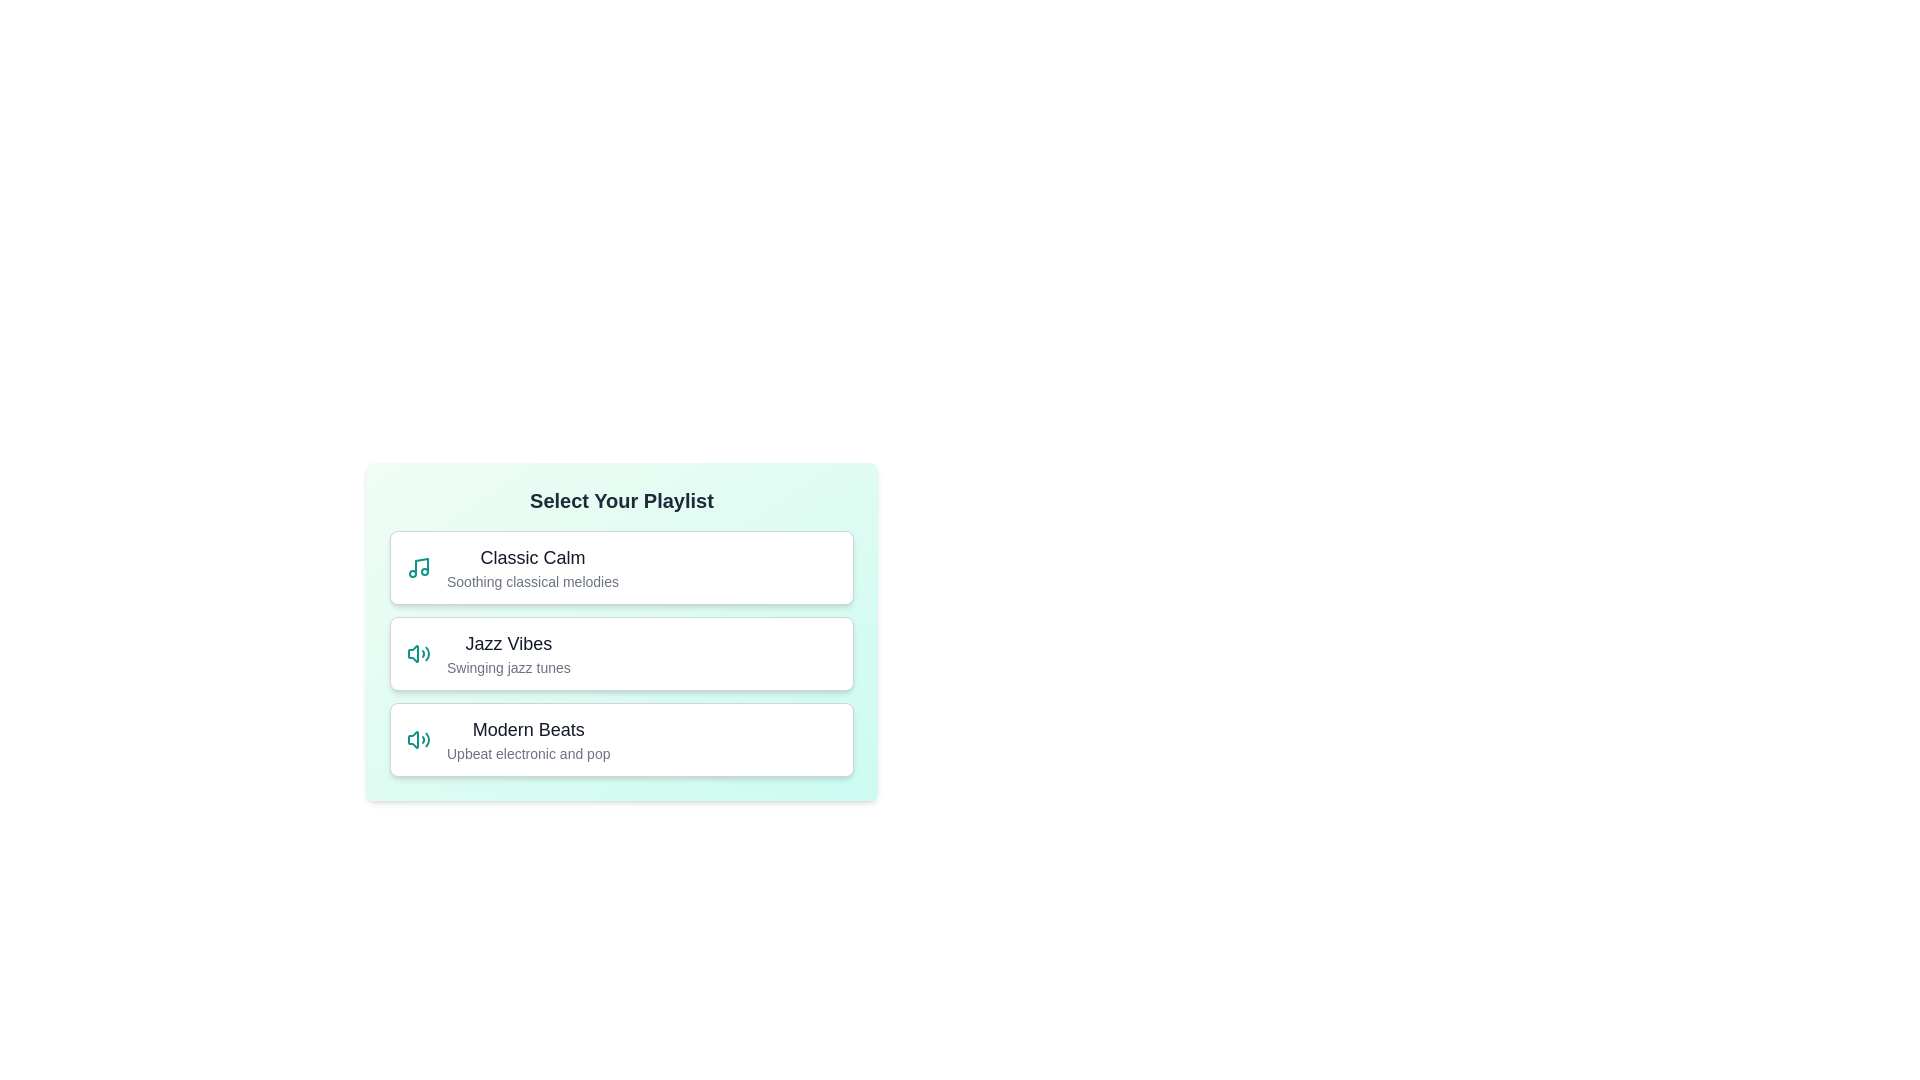 The image size is (1920, 1080). Describe the element at coordinates (792, 658) in the screenshot. I see `the 'Jazz Vibes' selectable card in the playlist selection modal` at that location.